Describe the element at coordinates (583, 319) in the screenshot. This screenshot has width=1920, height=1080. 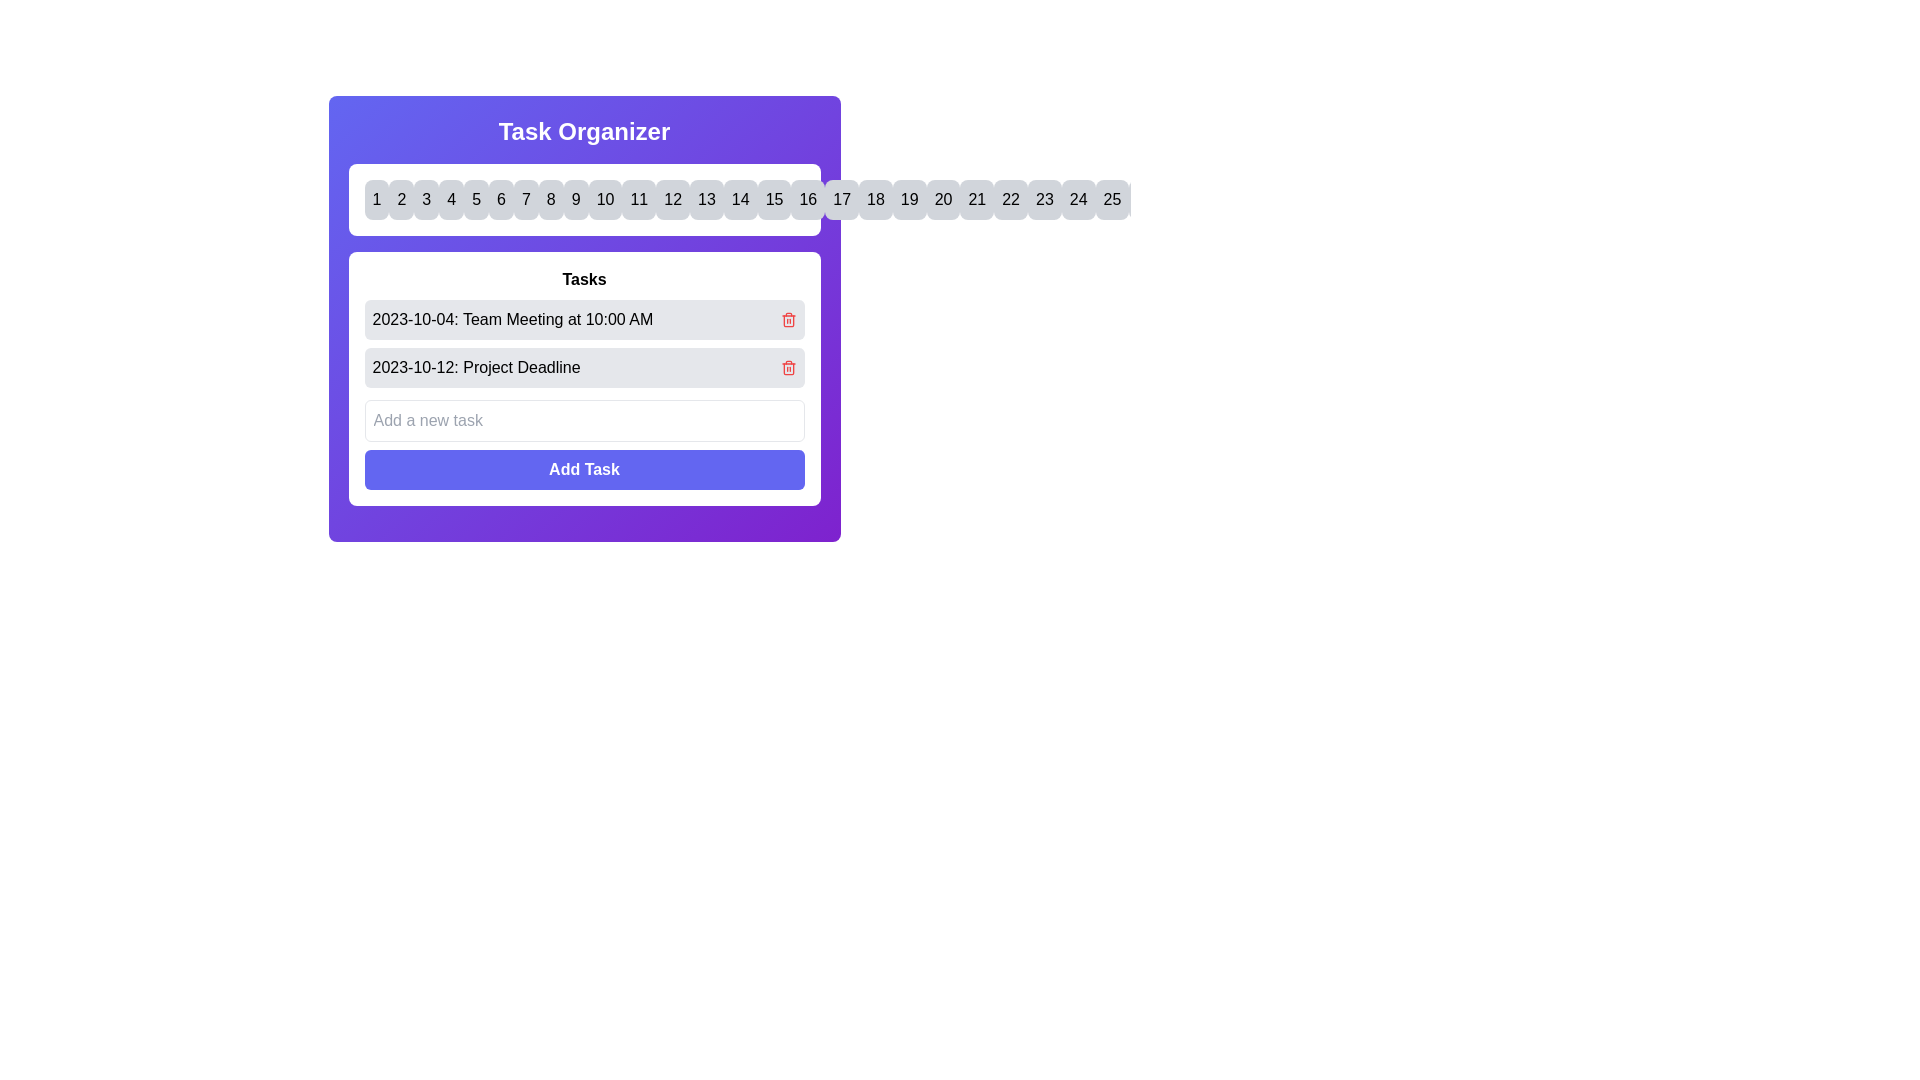
I see `the list item containing the text '2023-10-04: Team Meeting at 10:00 AM'` at that location.